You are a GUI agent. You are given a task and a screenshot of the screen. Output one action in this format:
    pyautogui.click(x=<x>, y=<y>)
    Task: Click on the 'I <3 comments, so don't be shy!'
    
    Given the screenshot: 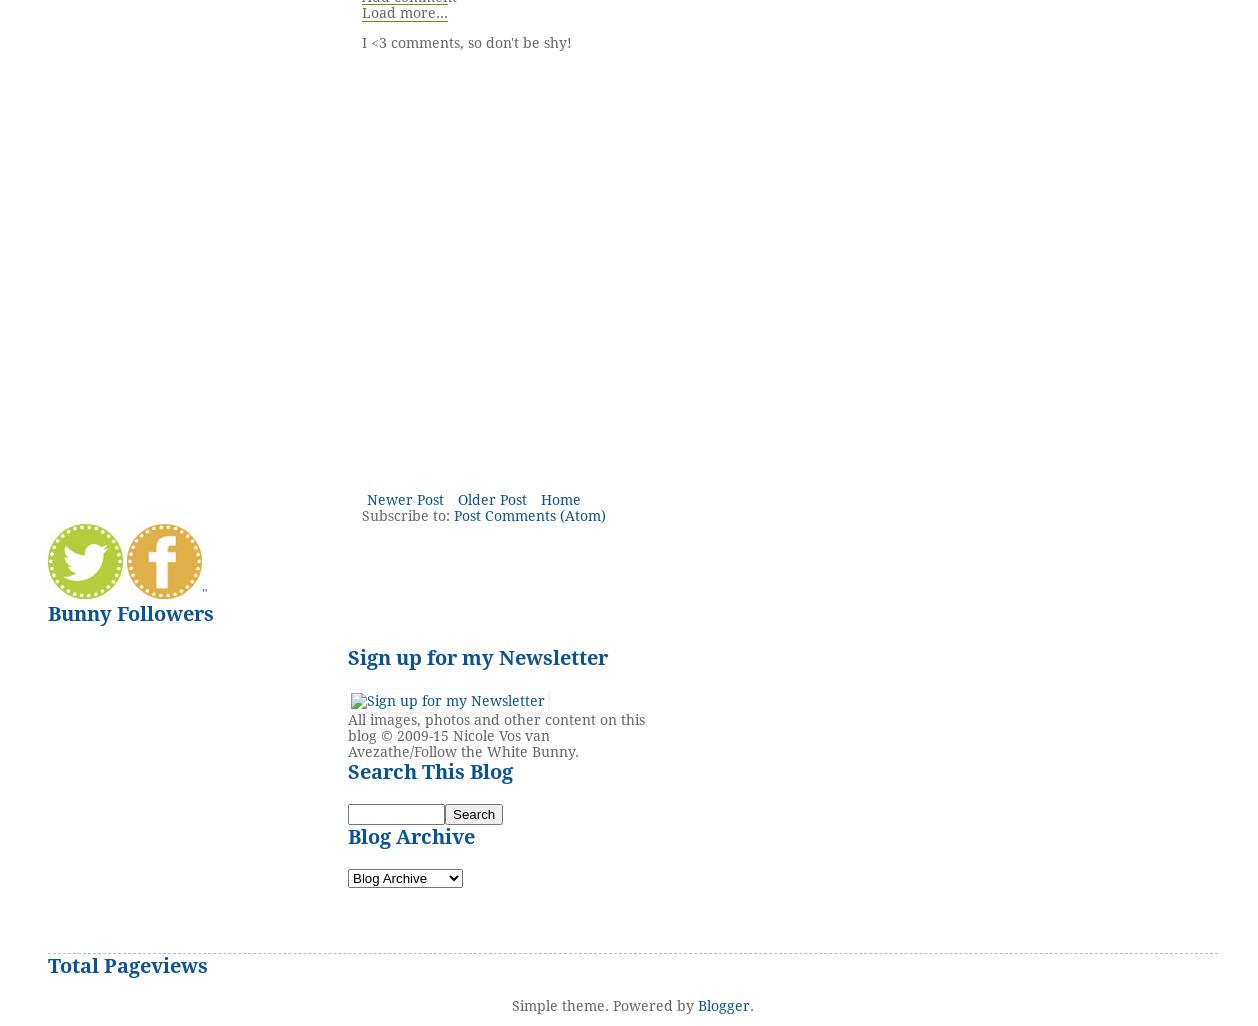 What is the action you would take?
    pyautogui.click(x=361, y=42)
    